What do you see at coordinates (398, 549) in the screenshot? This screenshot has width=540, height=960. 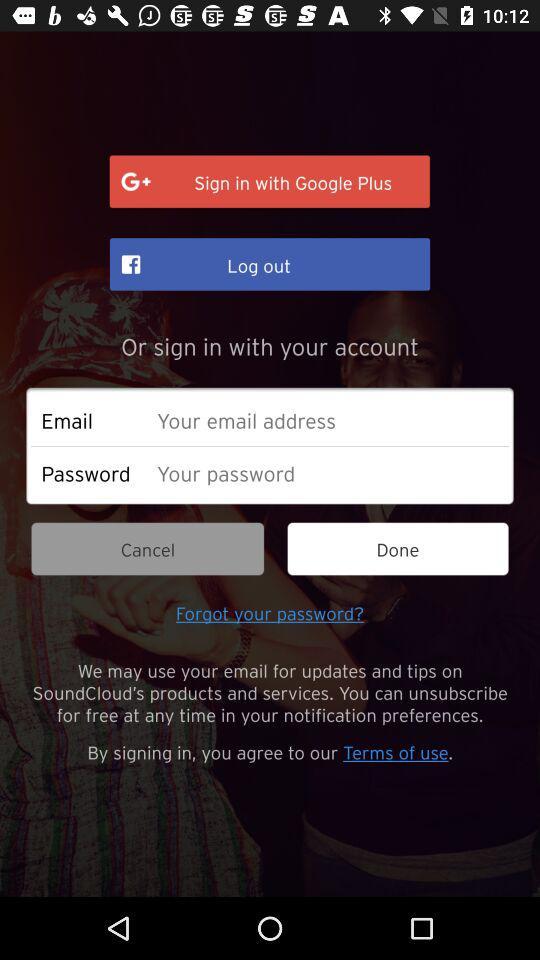 I see `the icon to the right of the cancel item` at bounding box center [398, 549].